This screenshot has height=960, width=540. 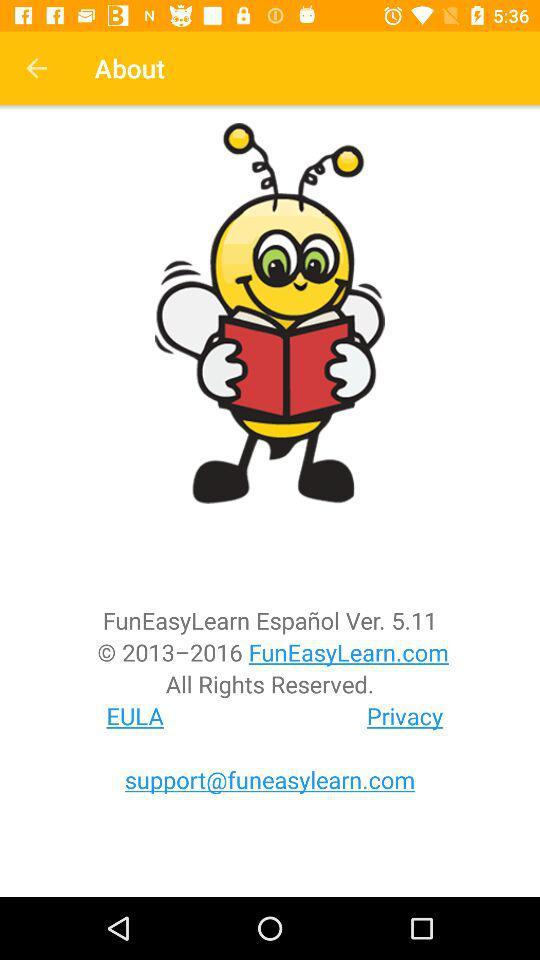 I want to click on item to the left of about, so click(x=36, y=68).